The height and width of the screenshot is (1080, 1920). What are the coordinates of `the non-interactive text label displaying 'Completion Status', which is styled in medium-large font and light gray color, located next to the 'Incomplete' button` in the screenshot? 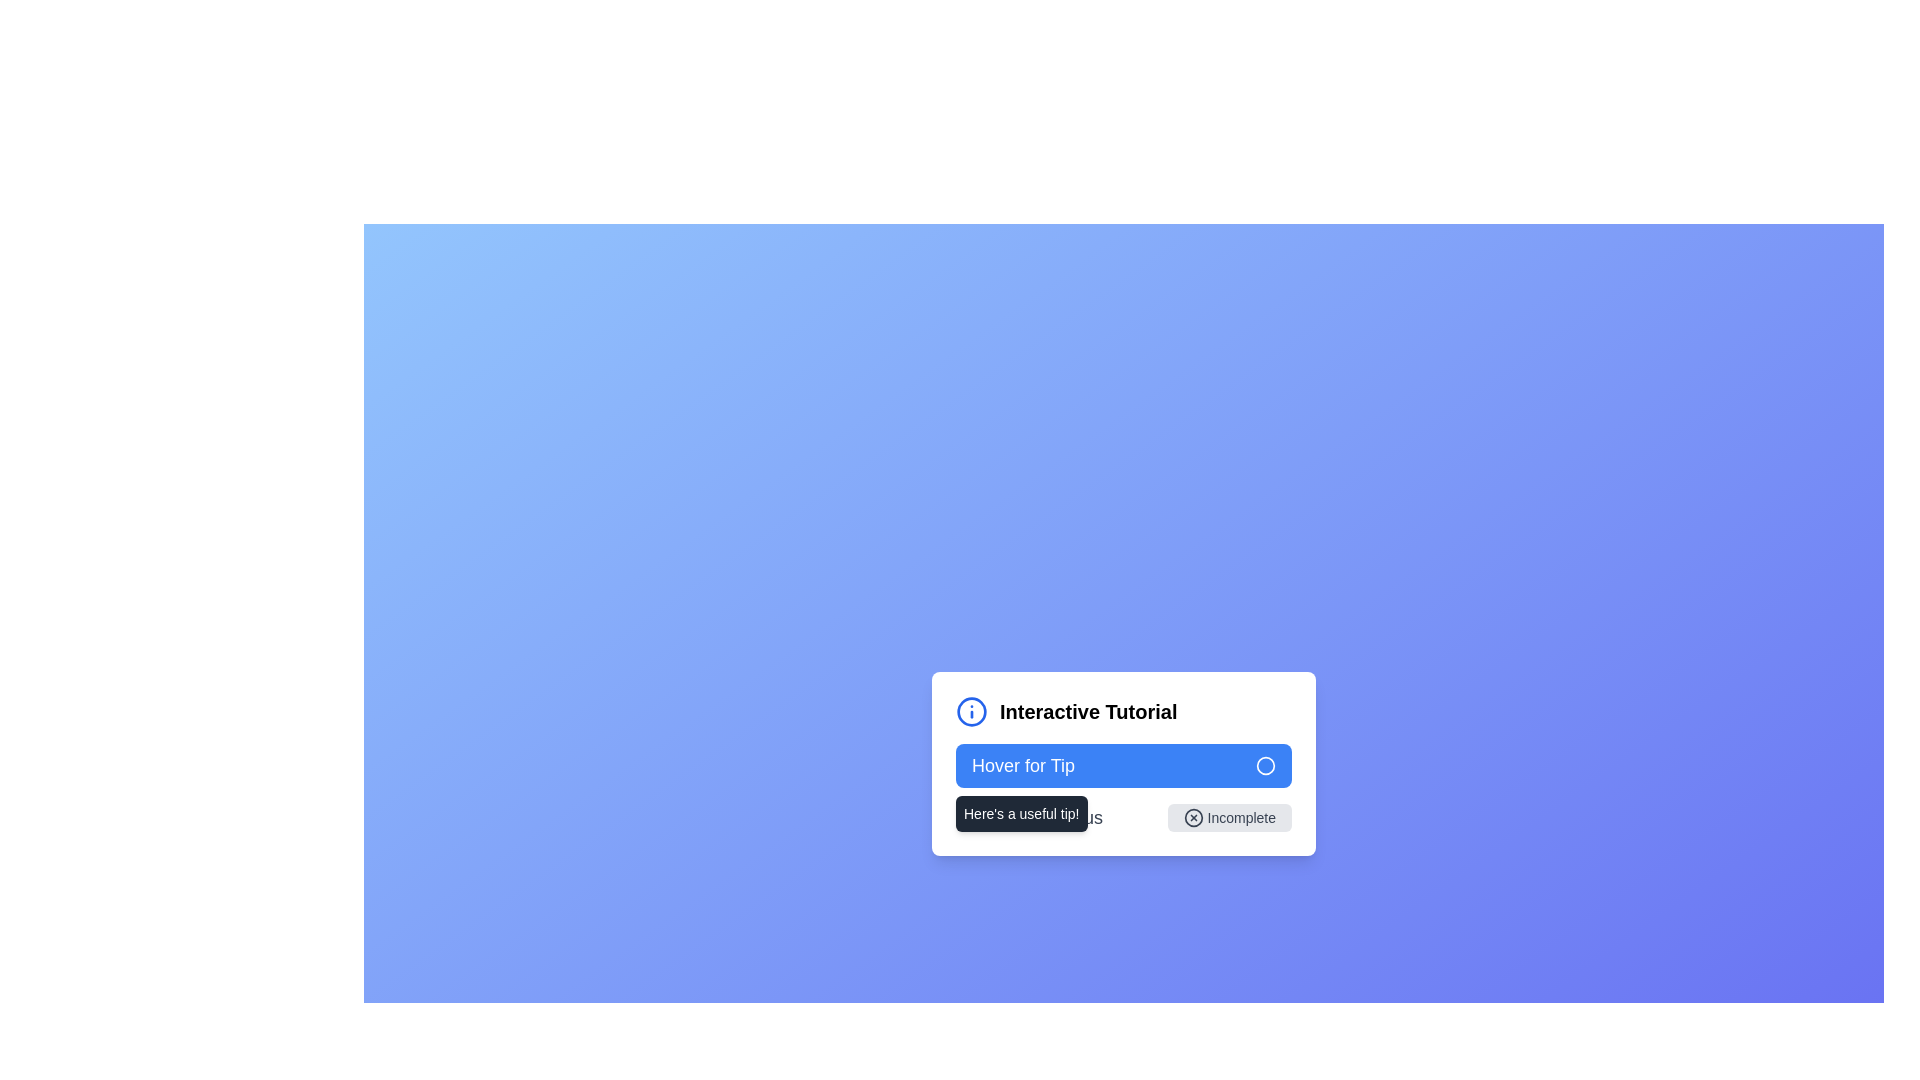 It's located at (1029, 817).